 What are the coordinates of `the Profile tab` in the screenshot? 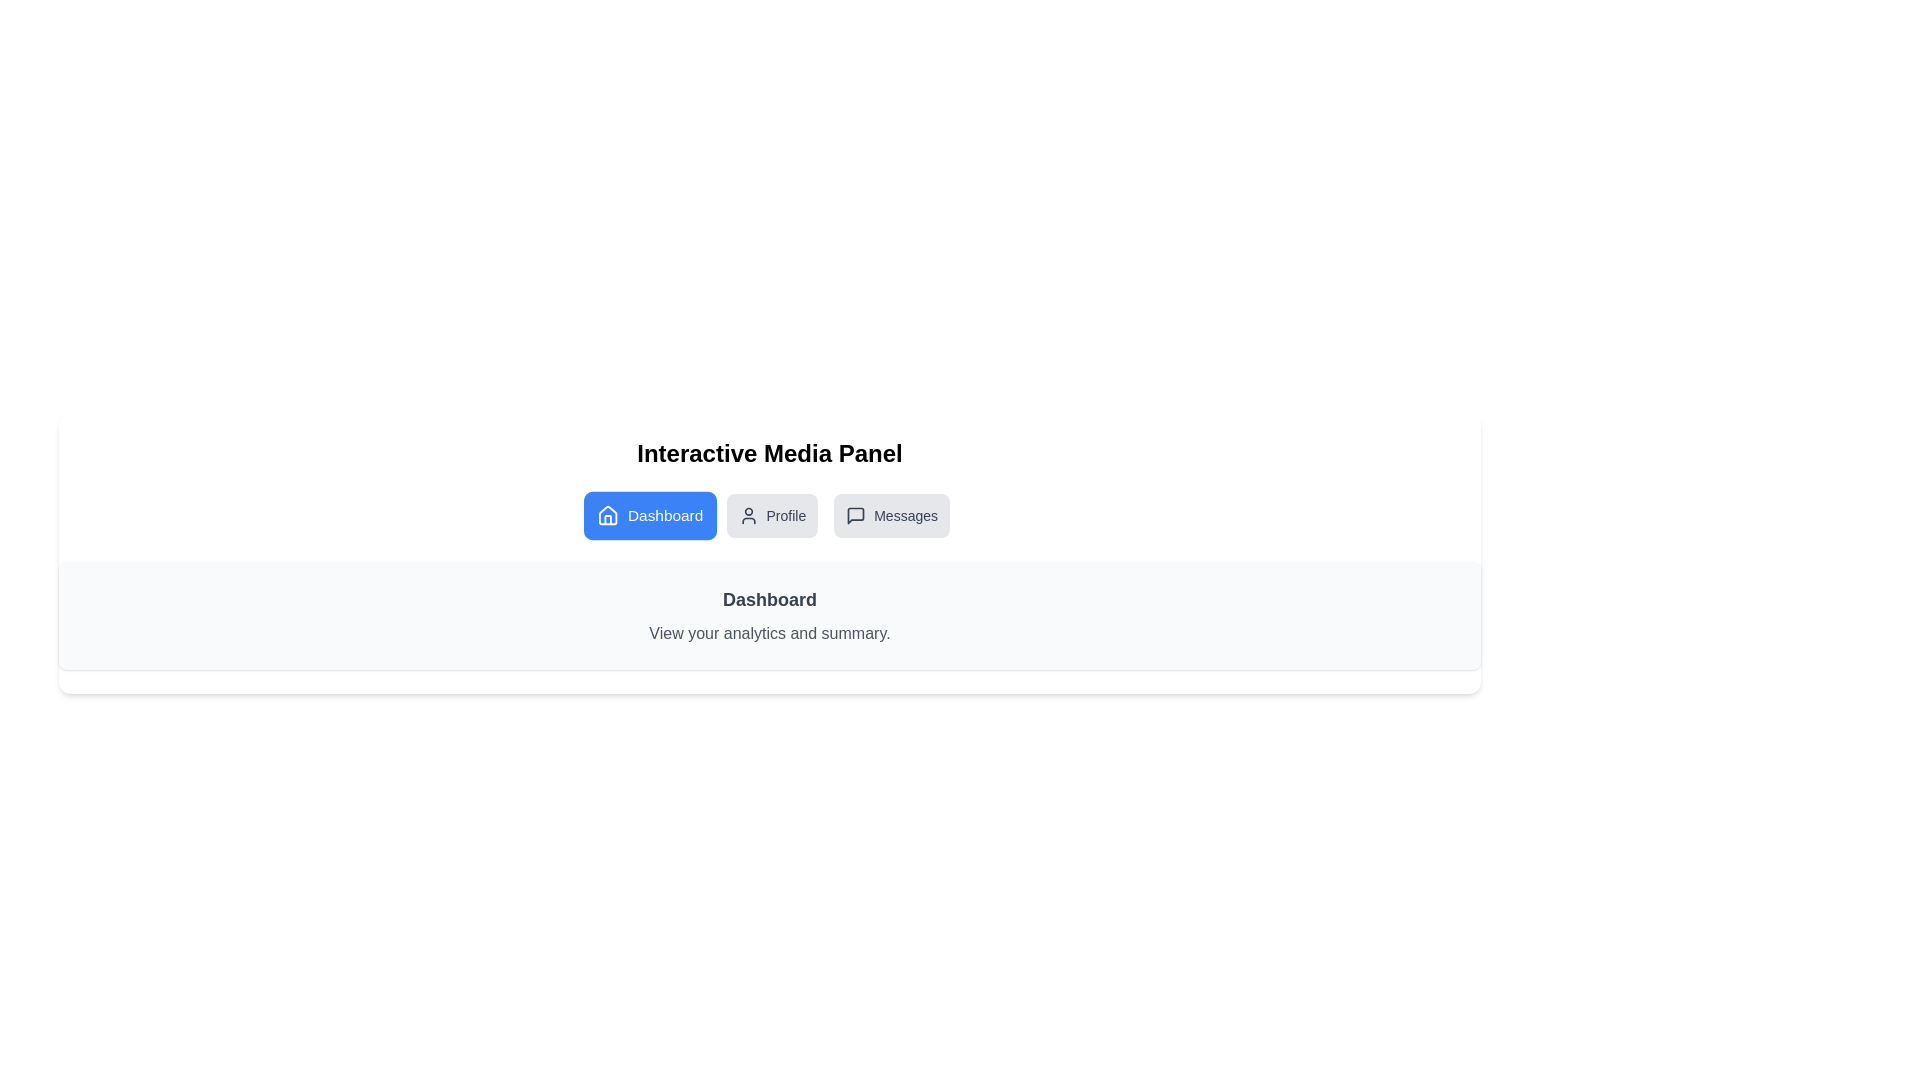 It's located at (771, 515).